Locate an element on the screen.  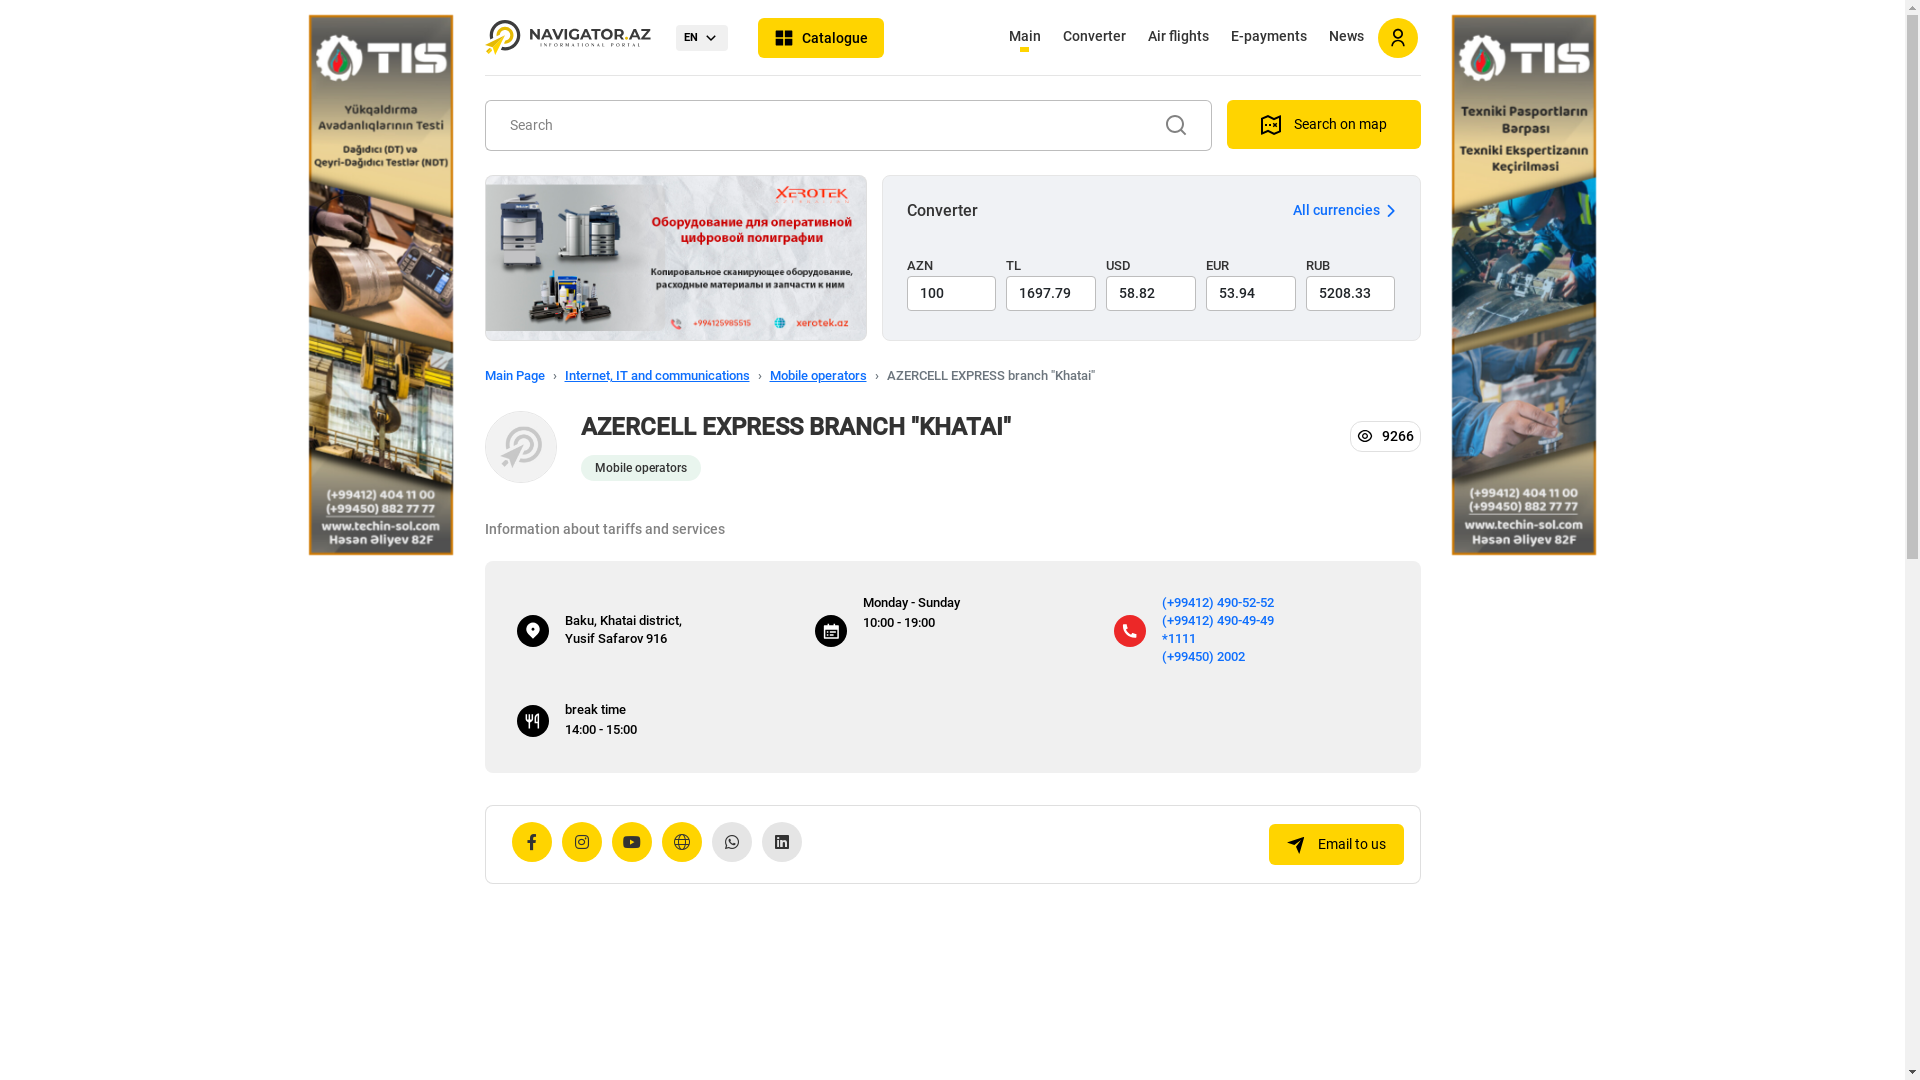
'Converter' is located at coordinates (1092, 38).